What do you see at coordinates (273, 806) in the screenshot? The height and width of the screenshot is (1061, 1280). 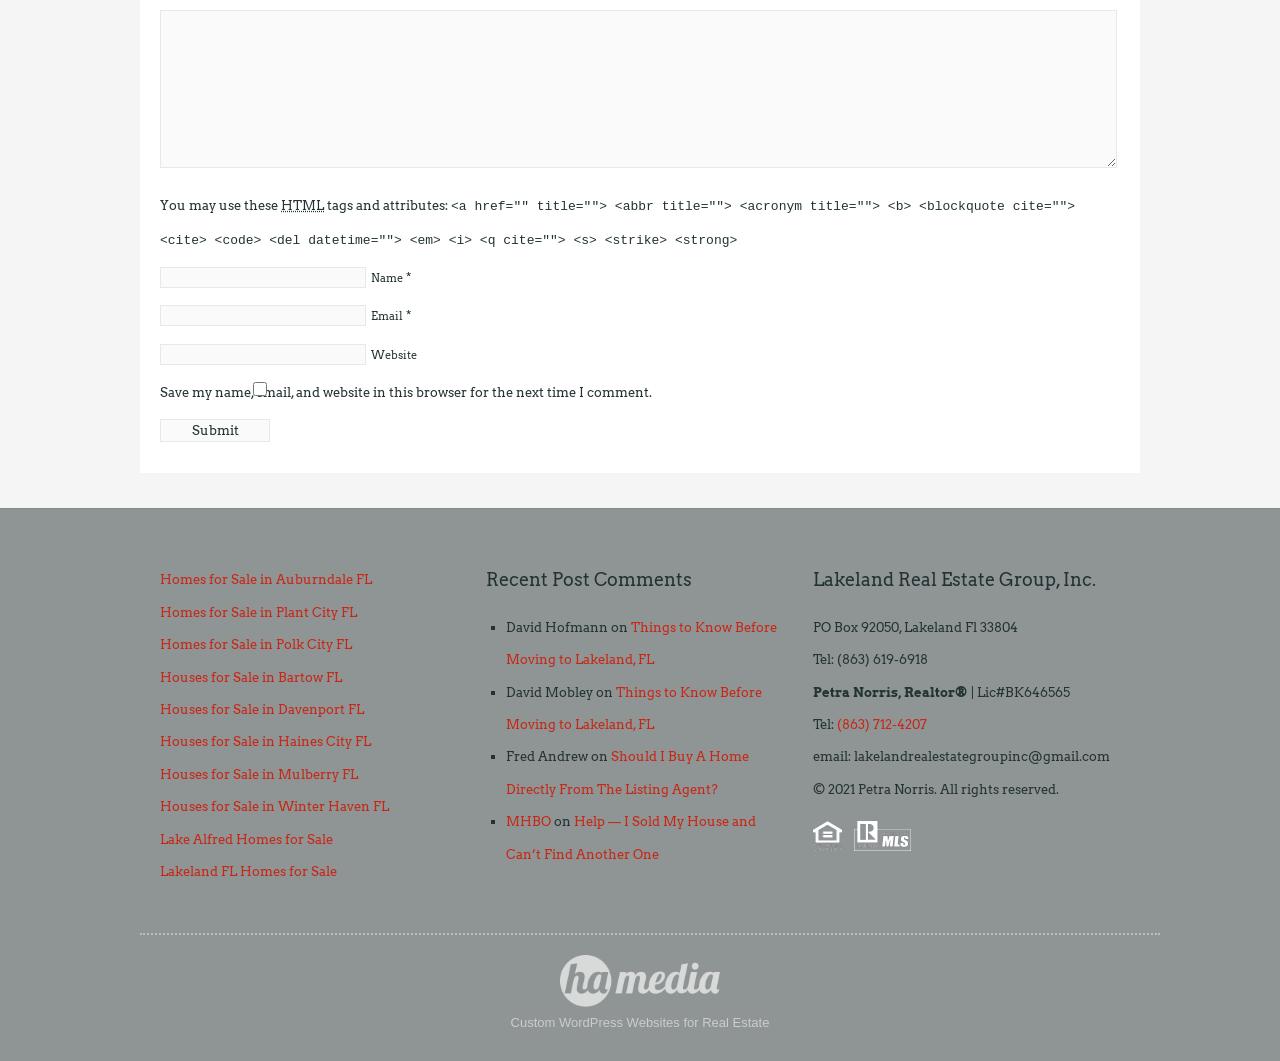 I see `'Houses for Sale in Winter Haven FL'` at bounding box center [273, 806].